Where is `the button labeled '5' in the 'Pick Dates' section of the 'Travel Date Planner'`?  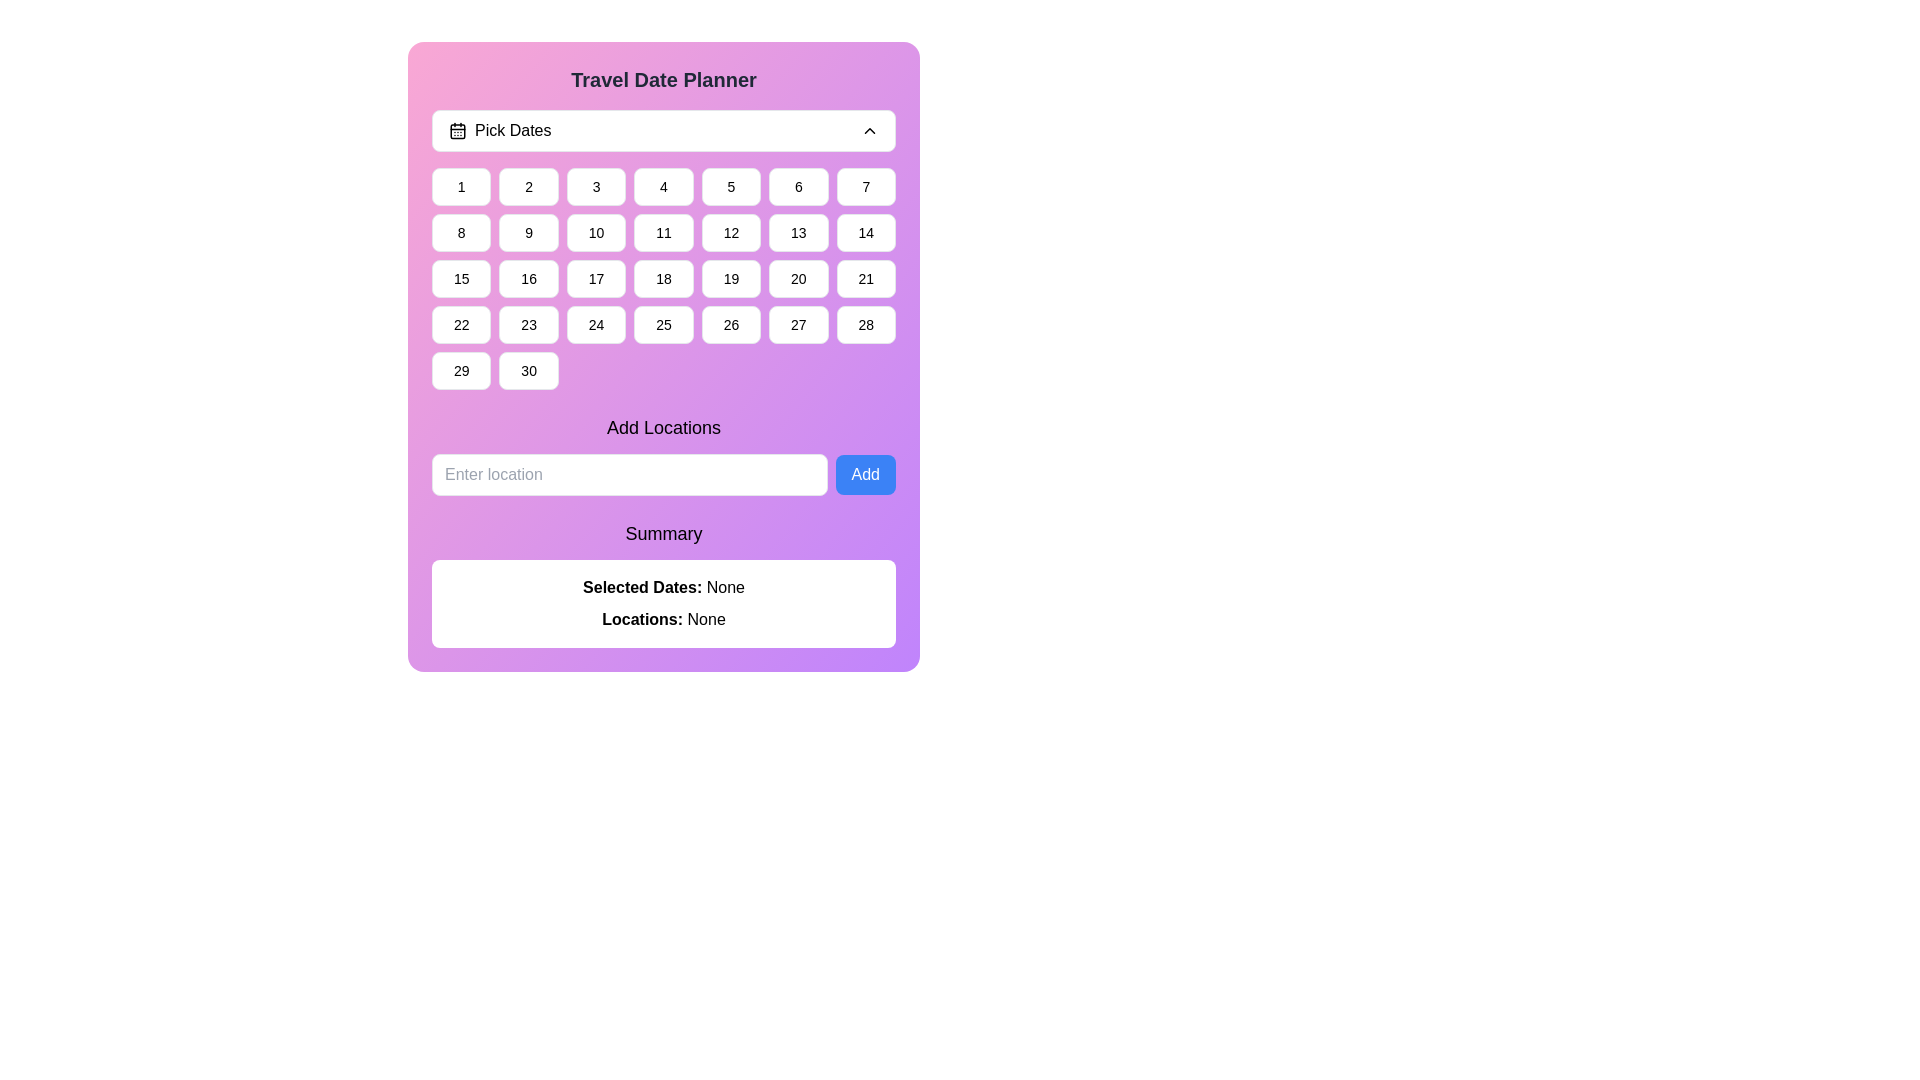
the button labeled '5' in the 'Pick Dates' section of the 'Travel Date Planner' is located at coordinates (730, 186).